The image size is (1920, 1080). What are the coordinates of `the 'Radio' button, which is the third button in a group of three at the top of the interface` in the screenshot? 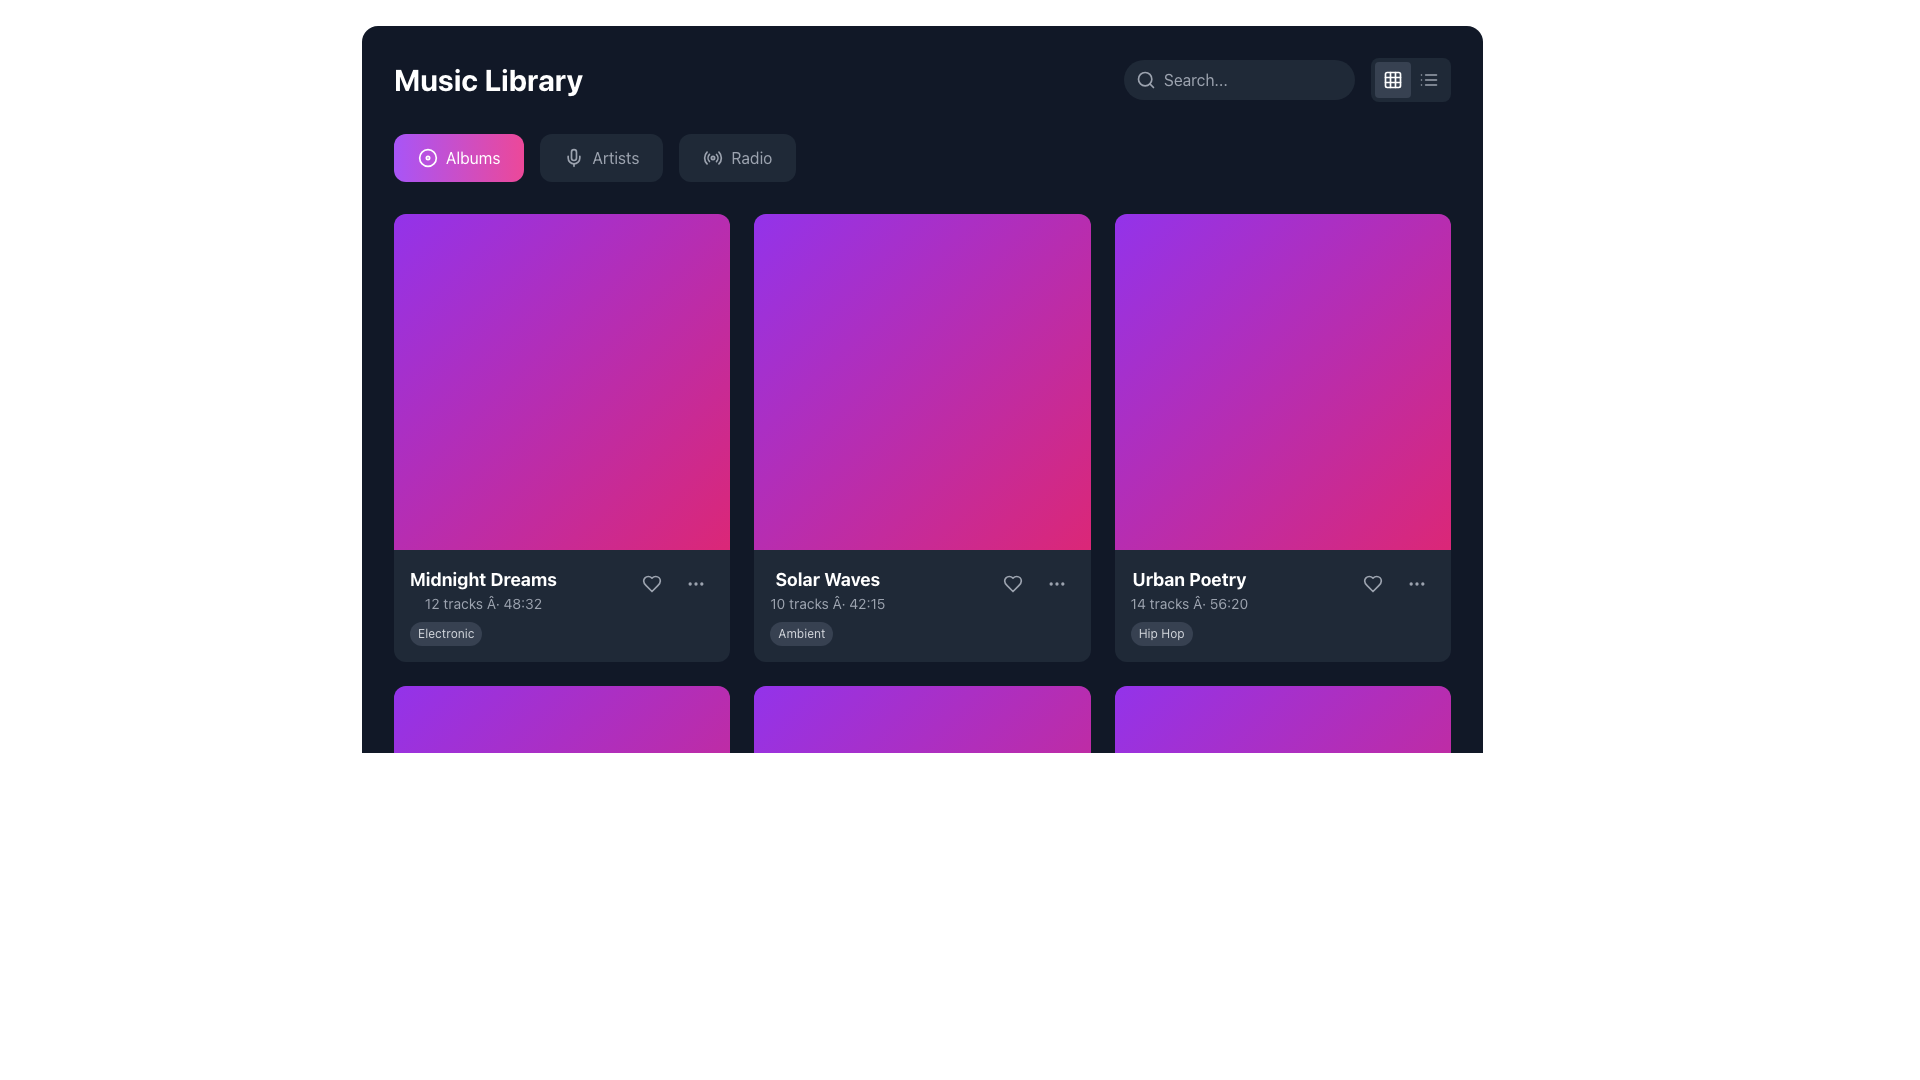 It's located at (736, 157).